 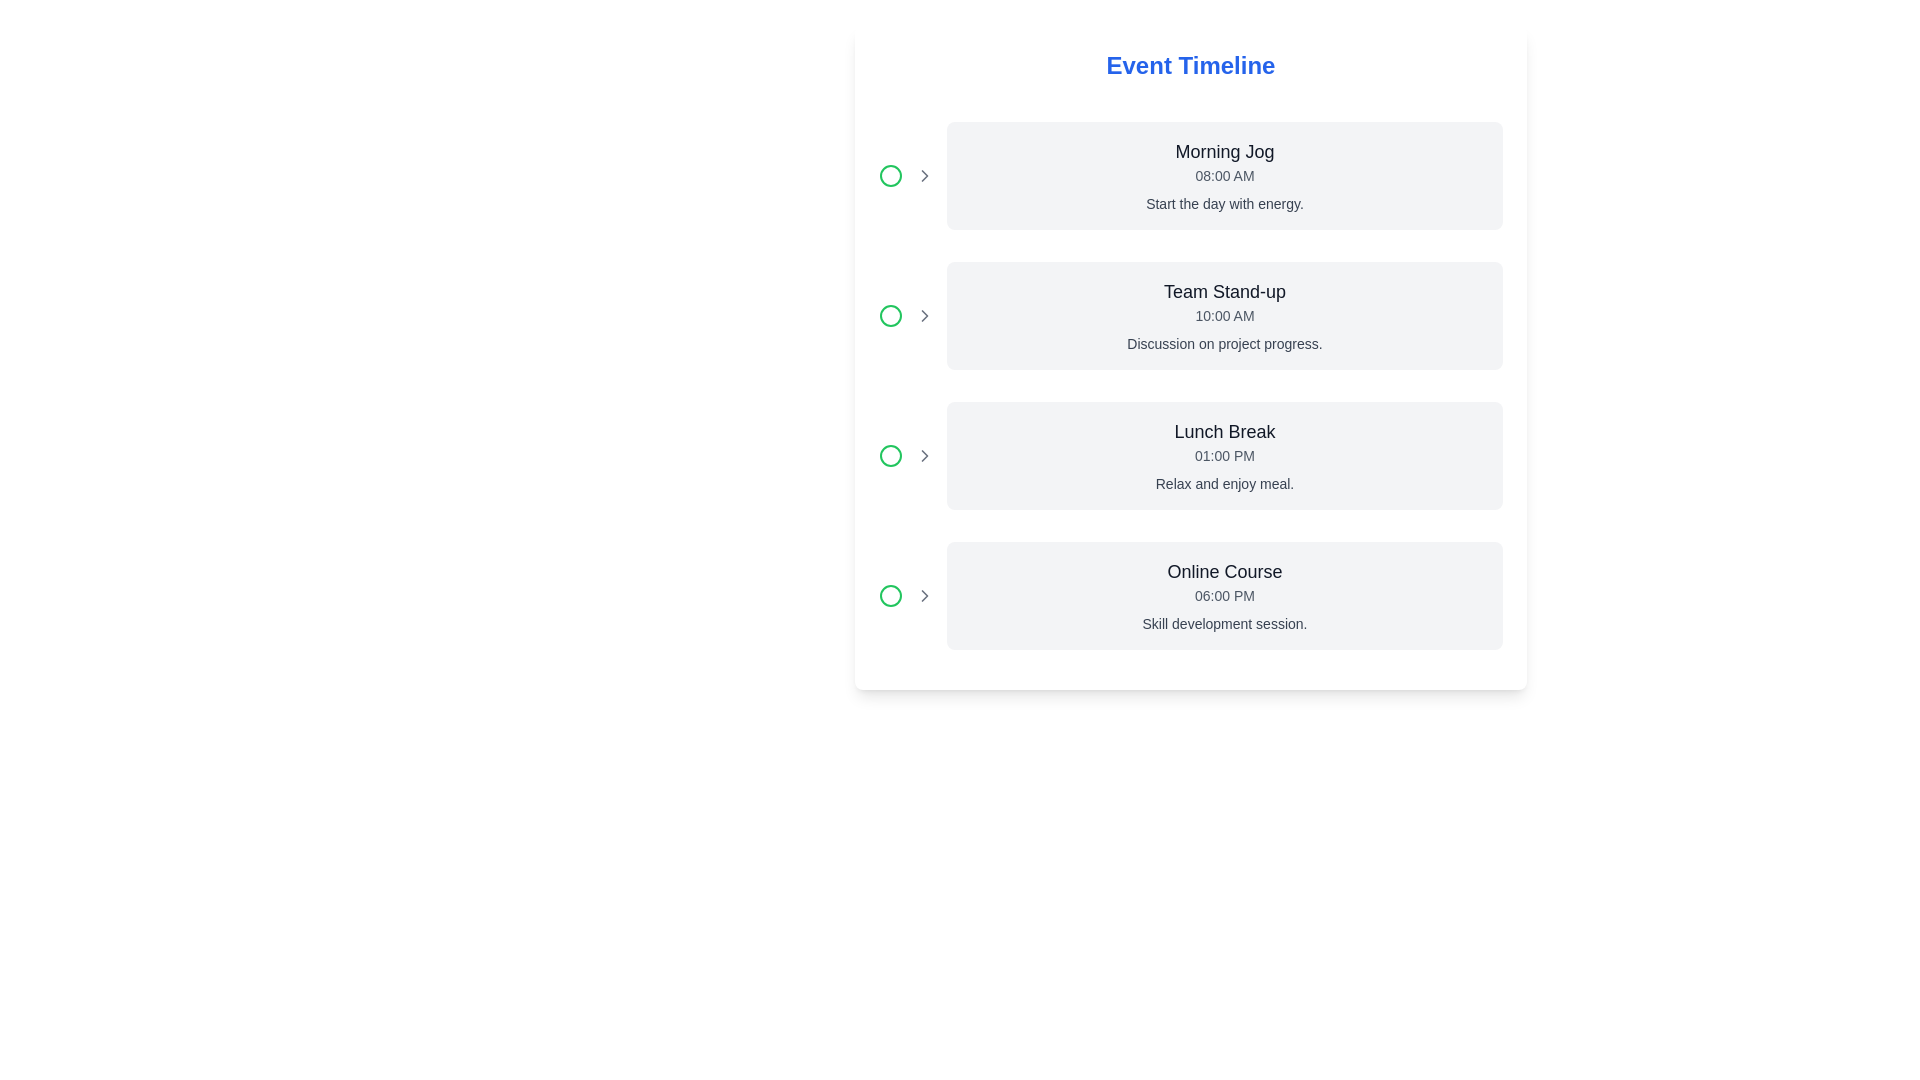 What do you see at coordinates (924, 455) in the screenshot?
I see `the chevron icon located to the right of the text 'Relax and enjoy meal' in the 'Lunch Break' section` at bounding box center [924, 455].